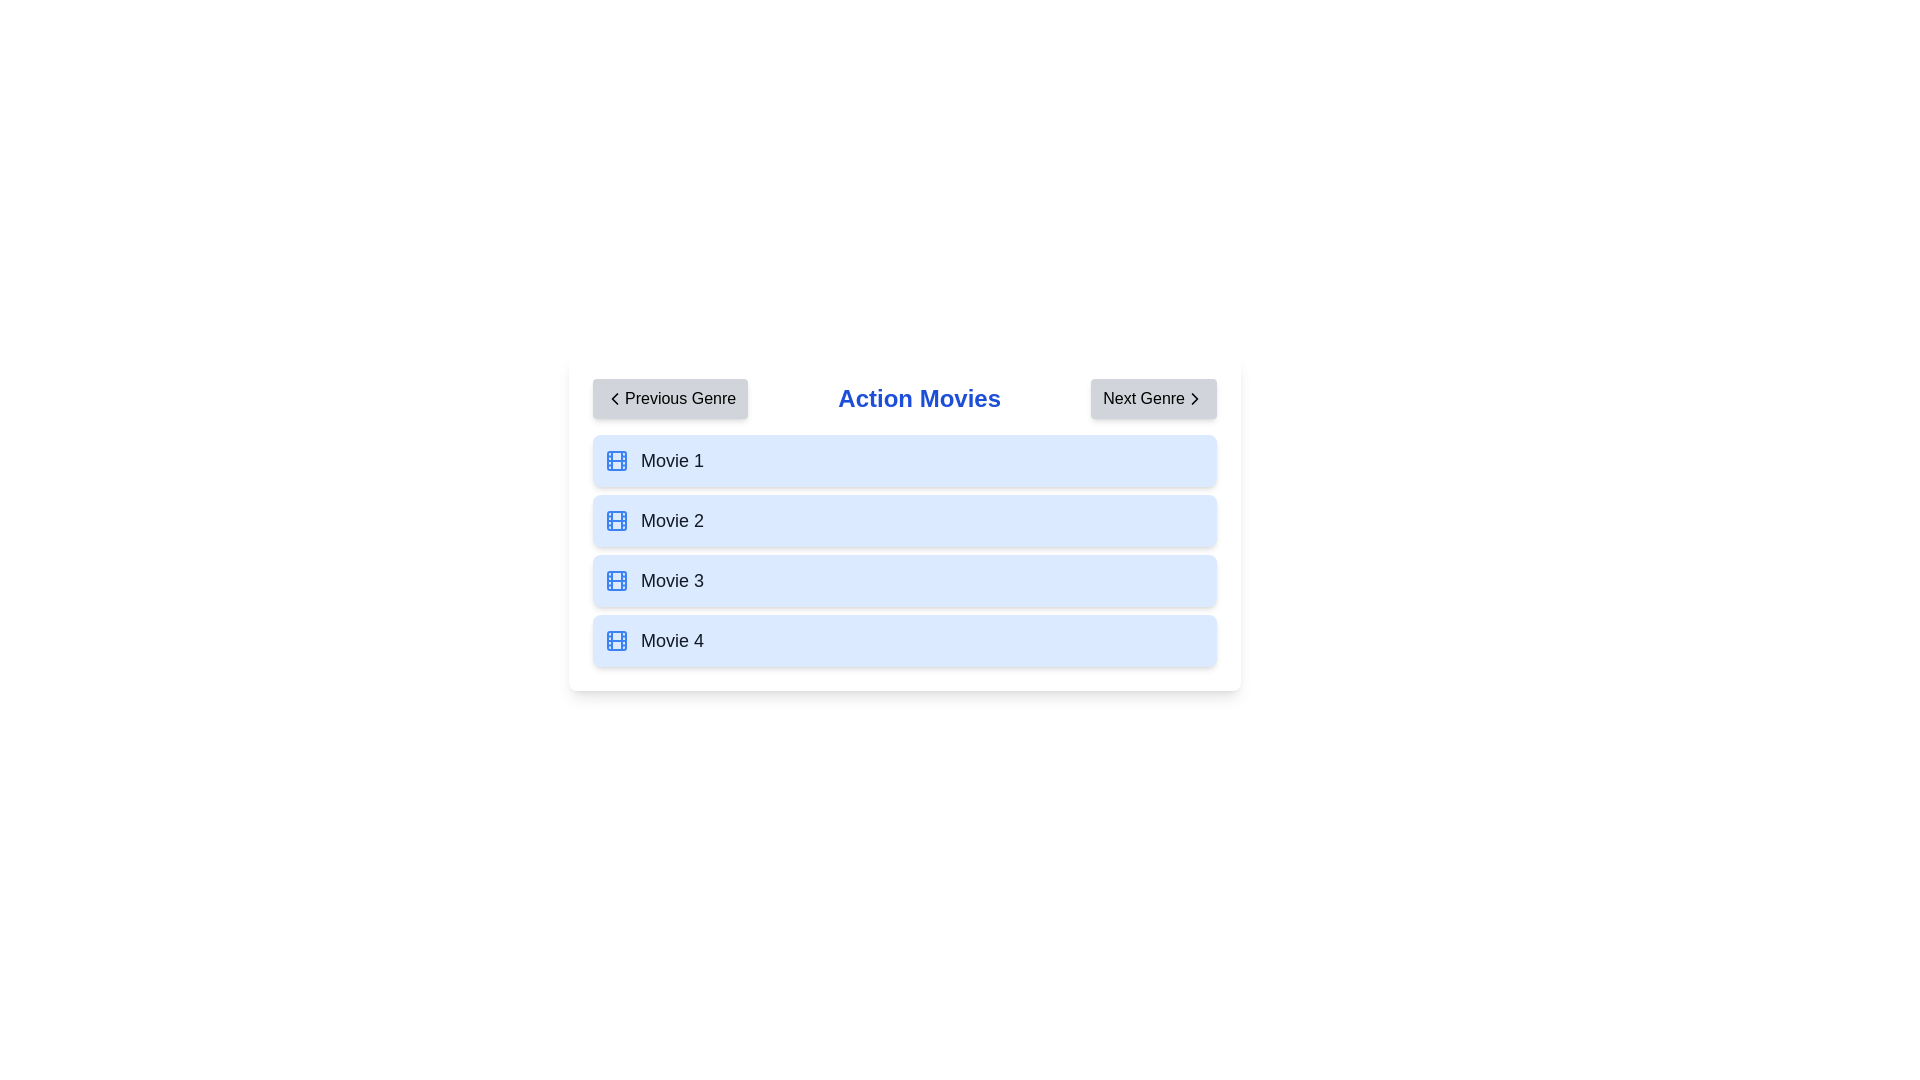 This screenshot has width=1920, height=1080. I want to click on the SVG shape representing the film reel icon for 'Movie 2' located in the second row of the 'Action Movies' section, so click(616, 519).